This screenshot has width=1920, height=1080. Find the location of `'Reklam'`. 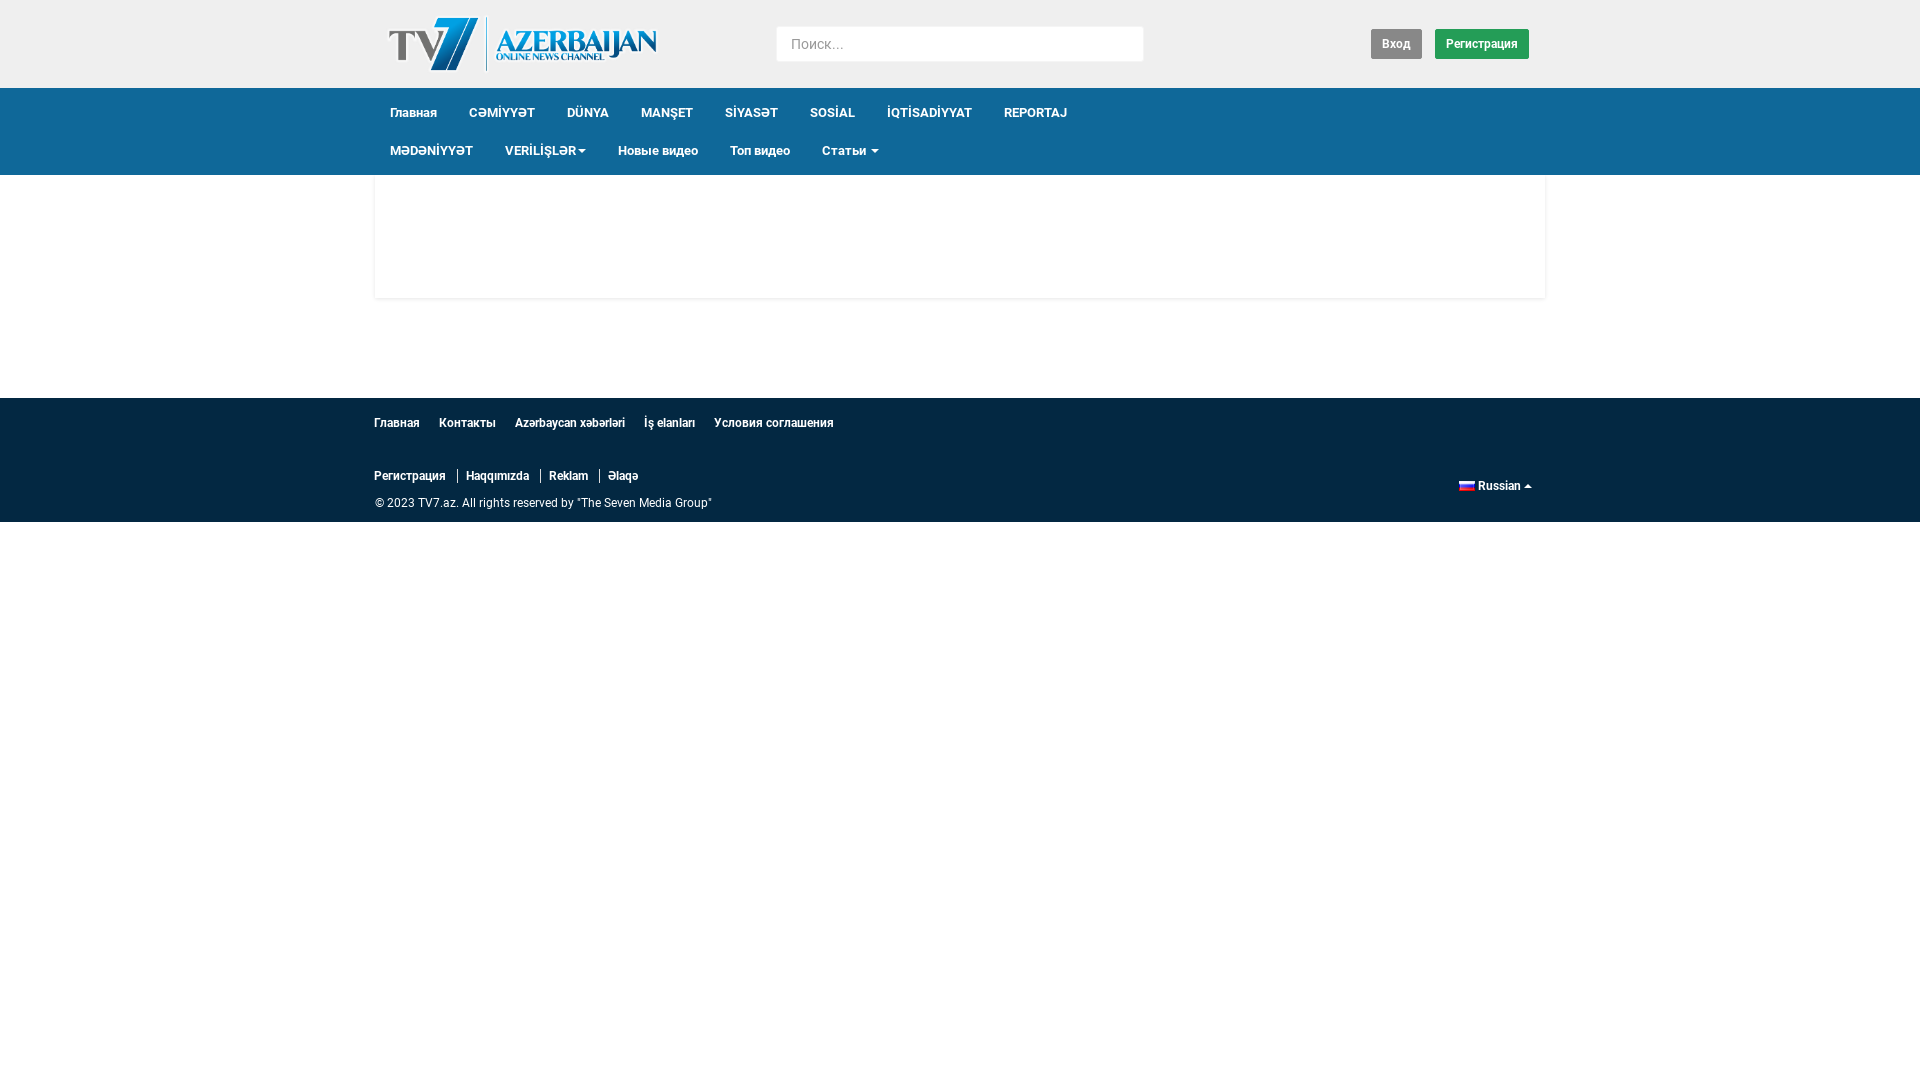

'Reklam' is located at coordinates (567, 475).